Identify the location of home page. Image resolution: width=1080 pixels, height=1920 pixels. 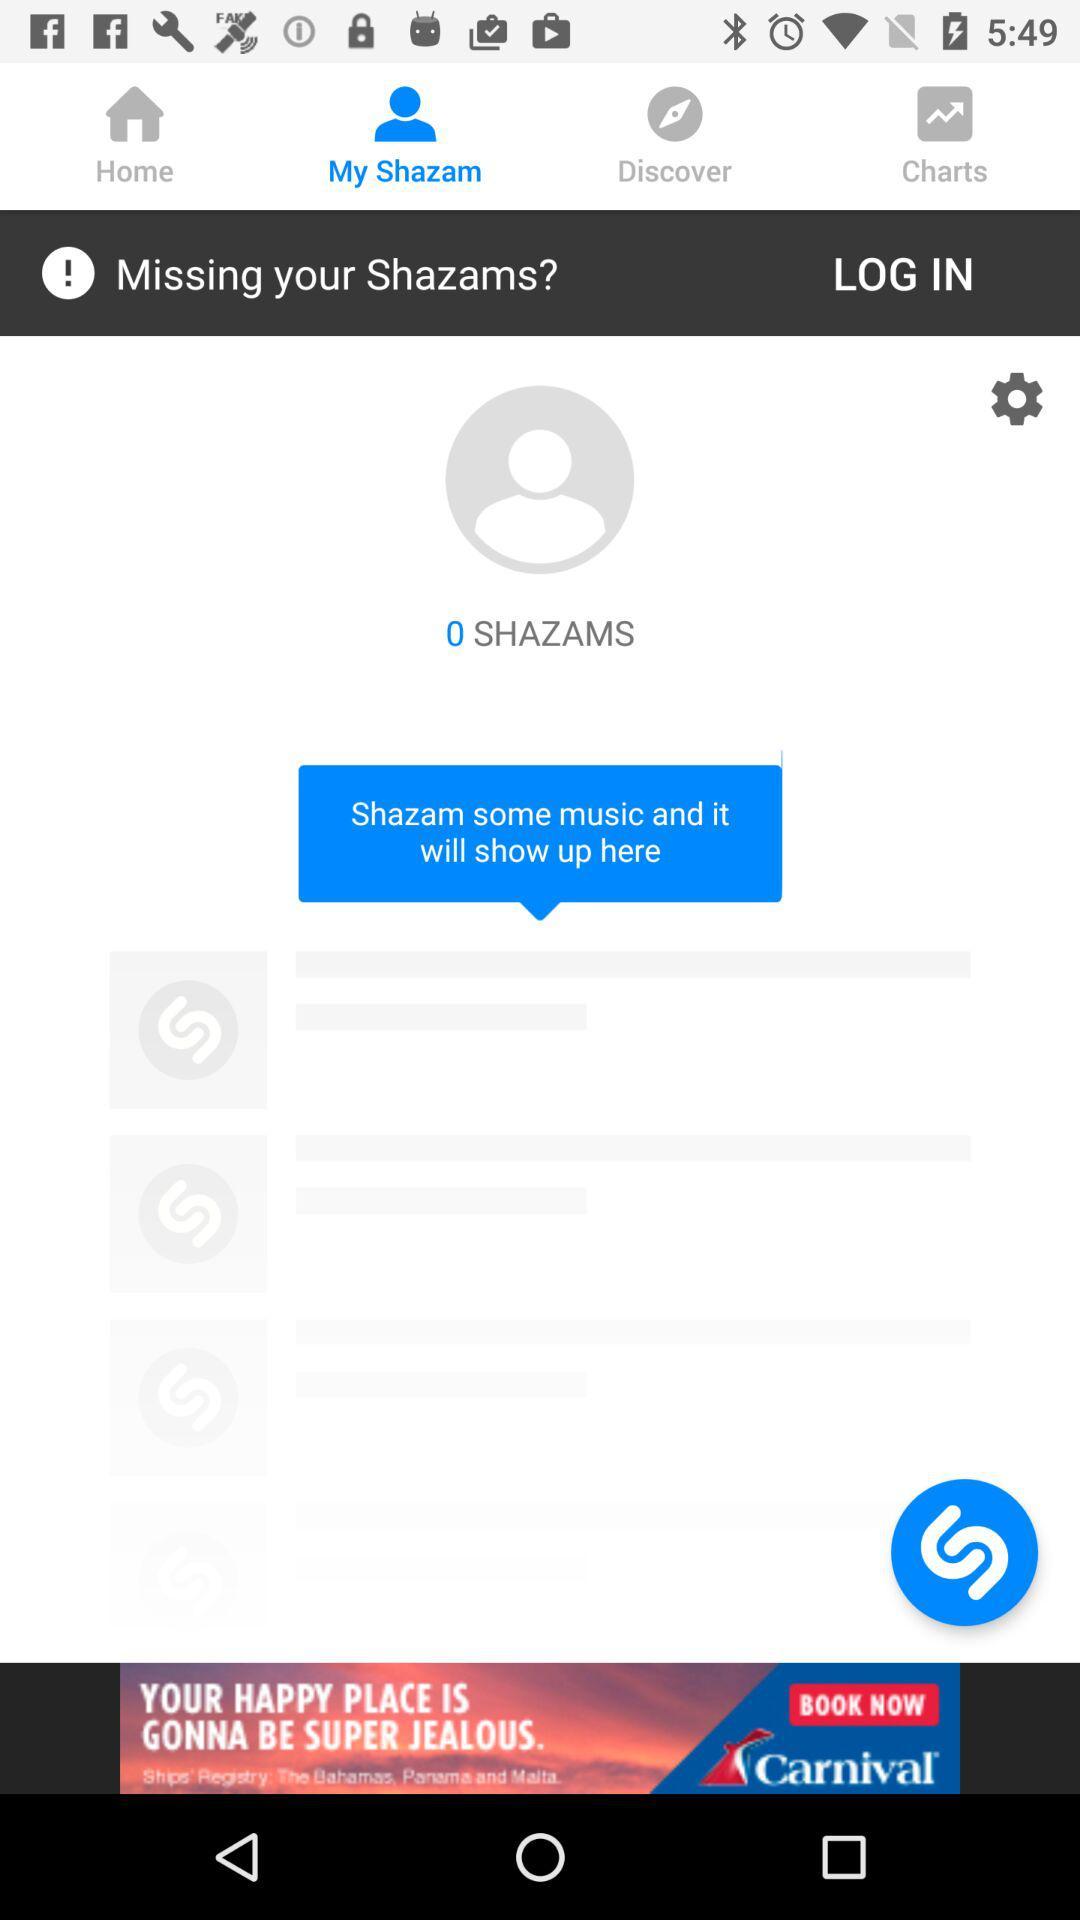
(963, 1551).